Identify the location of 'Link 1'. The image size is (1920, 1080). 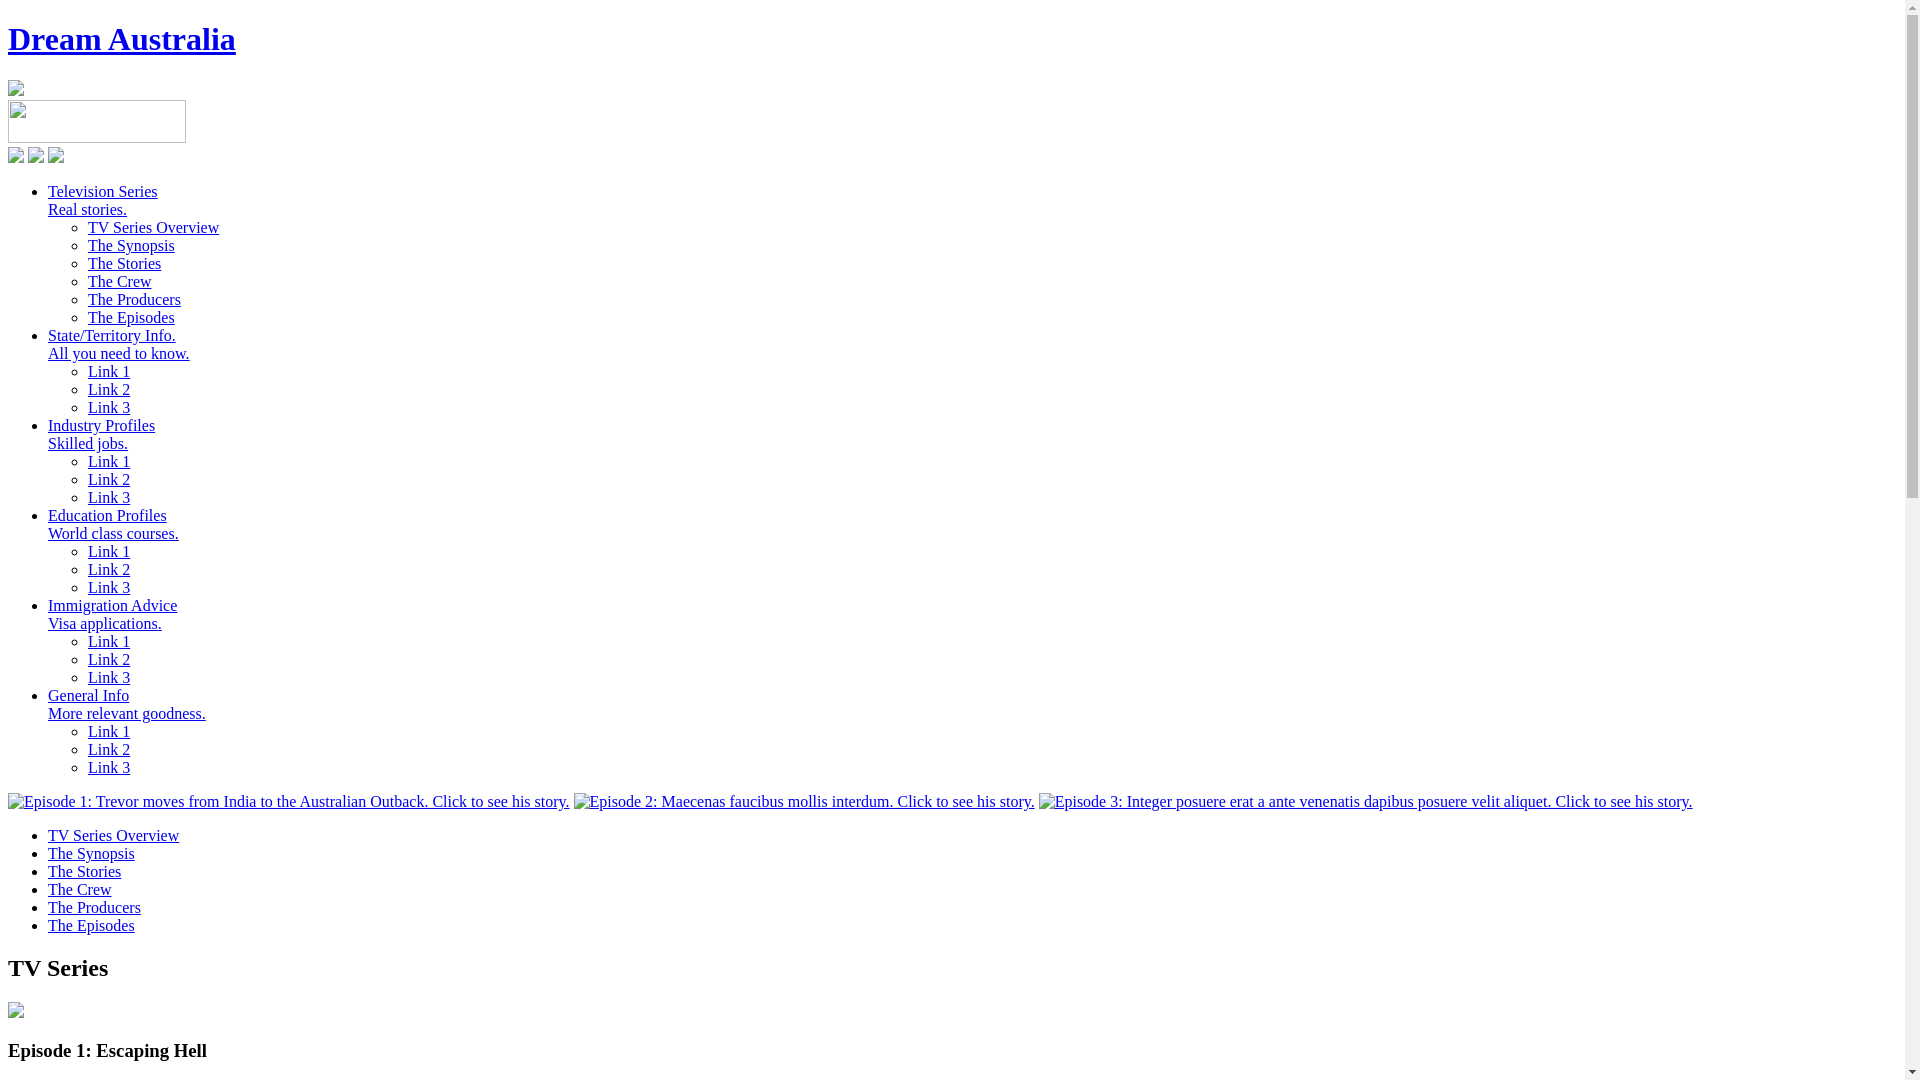
(108, 371).